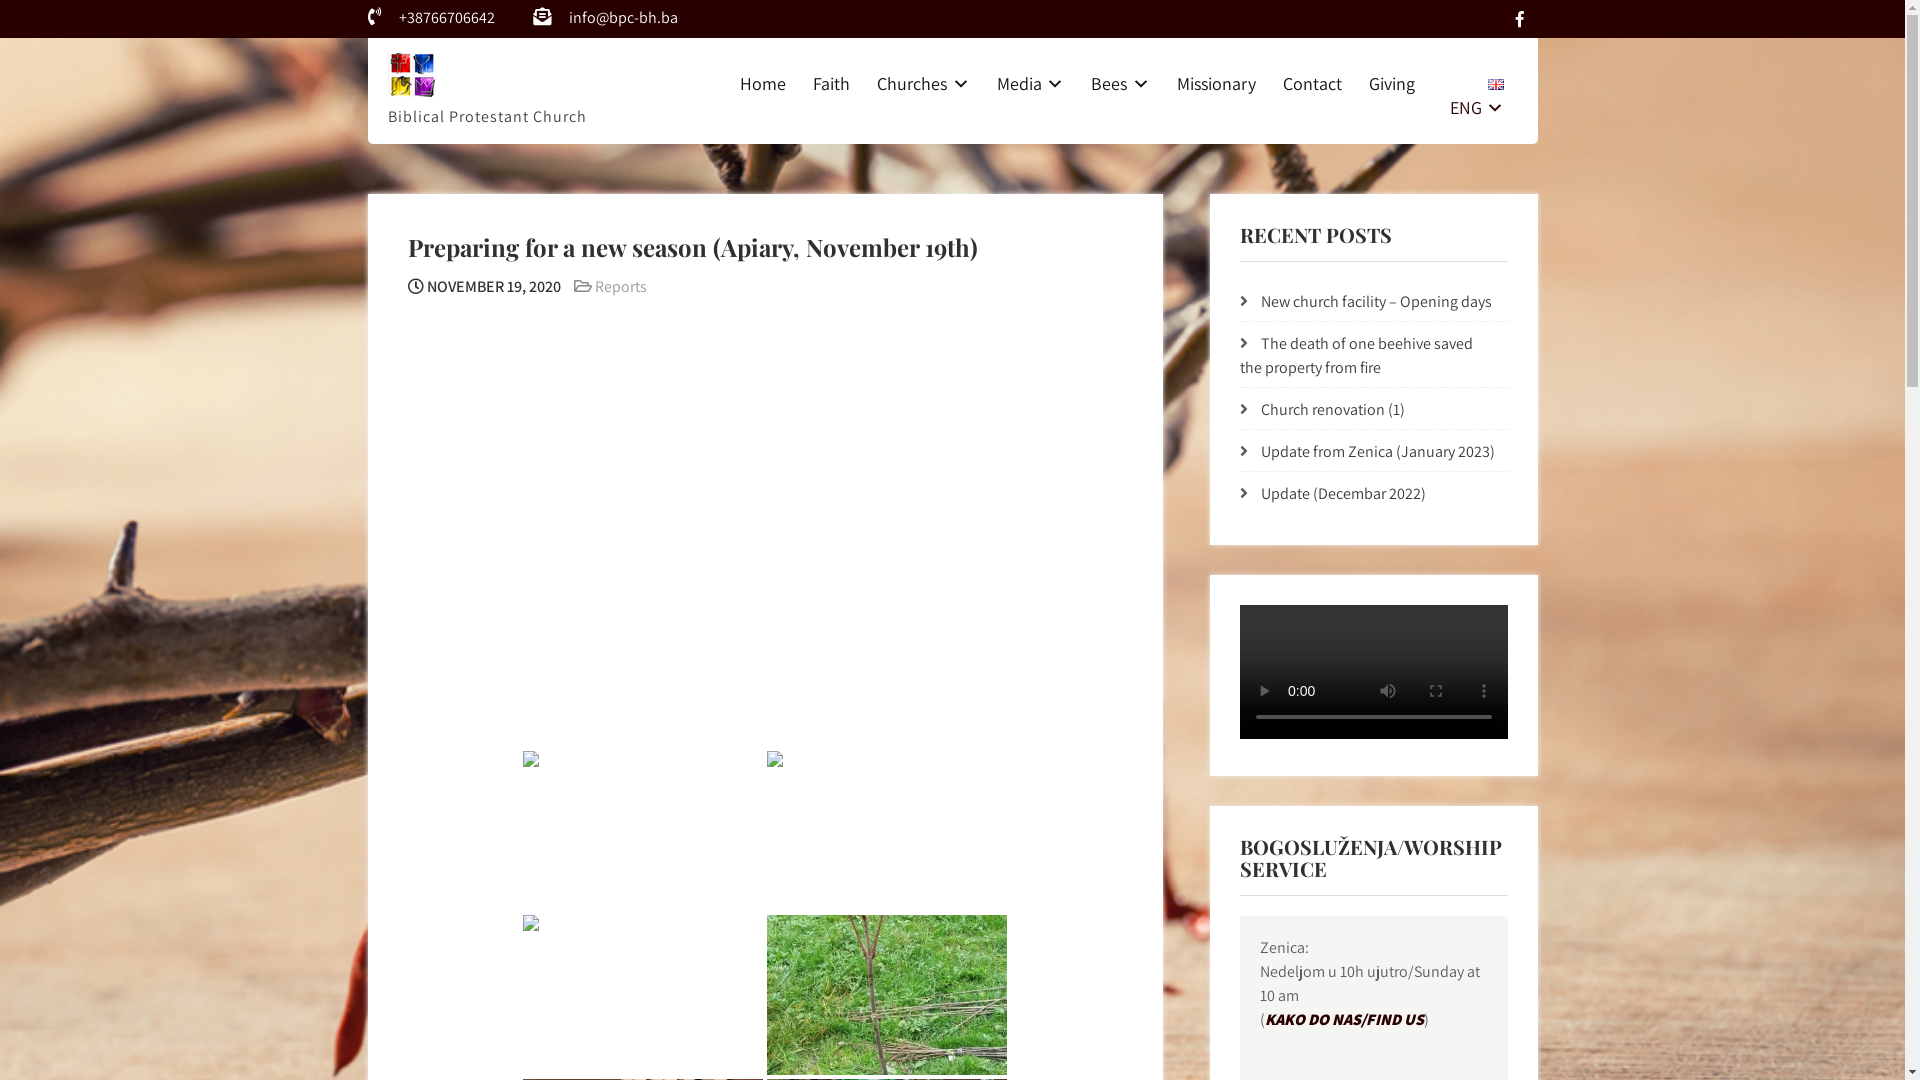 The width and height of the screenshot is (1920, 1080). Describe the element at coordinates (1343, 493) in the screenshot. I see `'Update (Decembar 2022)'` at that location.